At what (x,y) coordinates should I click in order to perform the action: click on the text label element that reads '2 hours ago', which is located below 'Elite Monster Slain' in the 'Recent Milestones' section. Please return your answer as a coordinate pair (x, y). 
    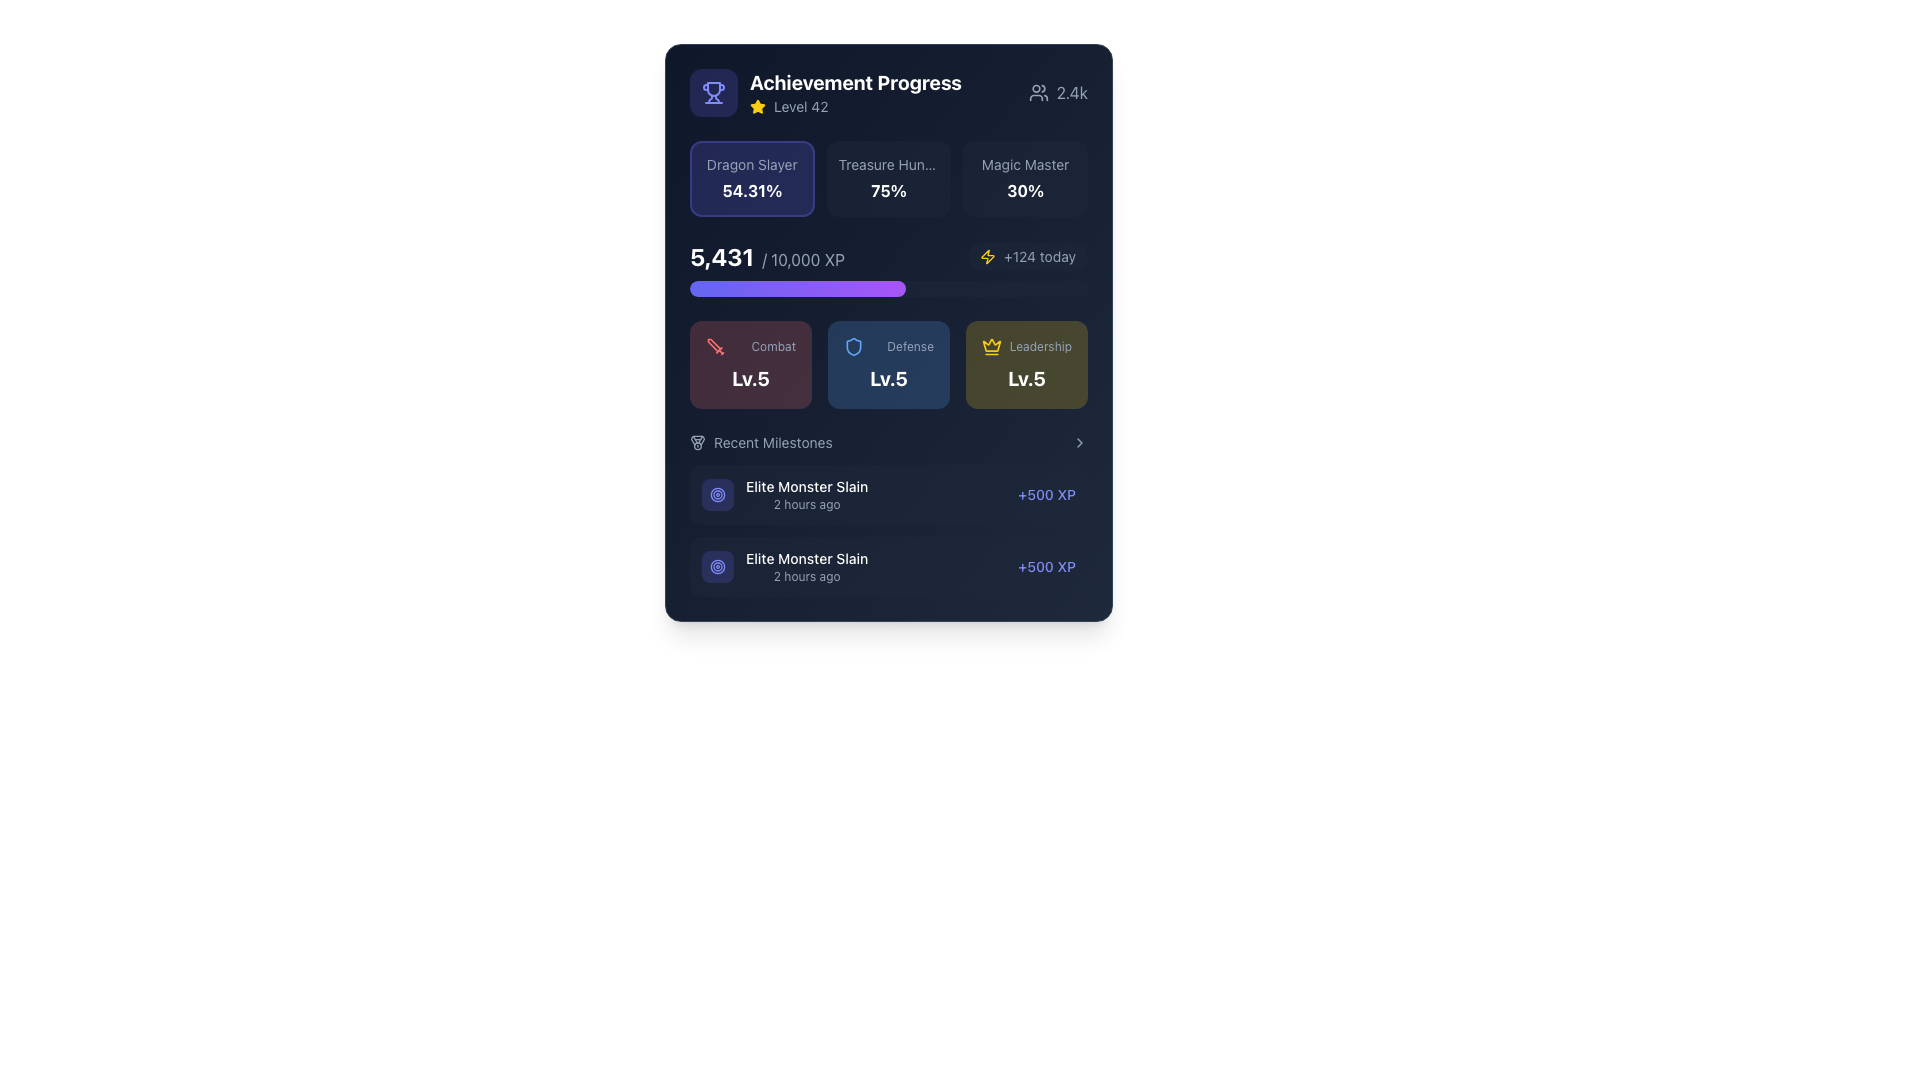
    Looking at the image, I should click on (807, 504).